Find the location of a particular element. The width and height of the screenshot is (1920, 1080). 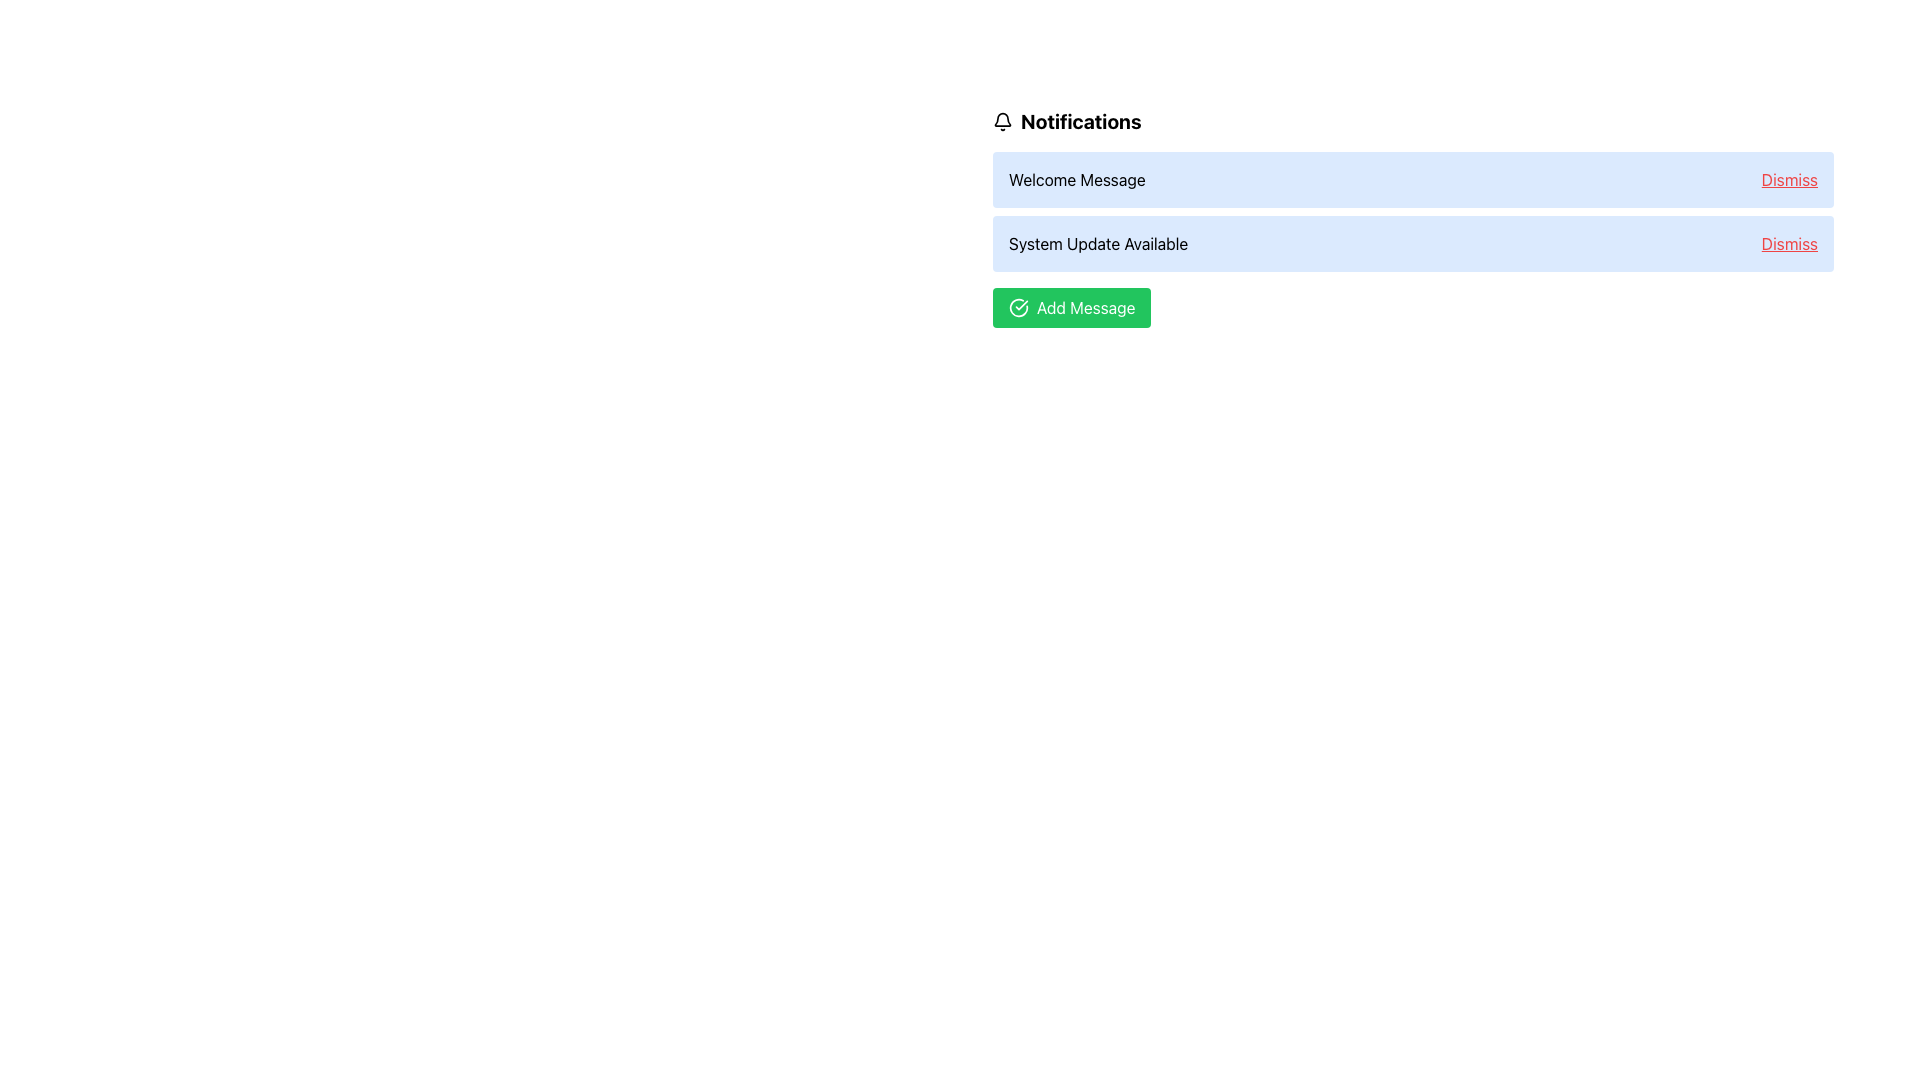

the 'Dismiss' link styled in red color with underlining, located at the far right end of the notification box in the top notification bar is located at coordinates (1789, 180).